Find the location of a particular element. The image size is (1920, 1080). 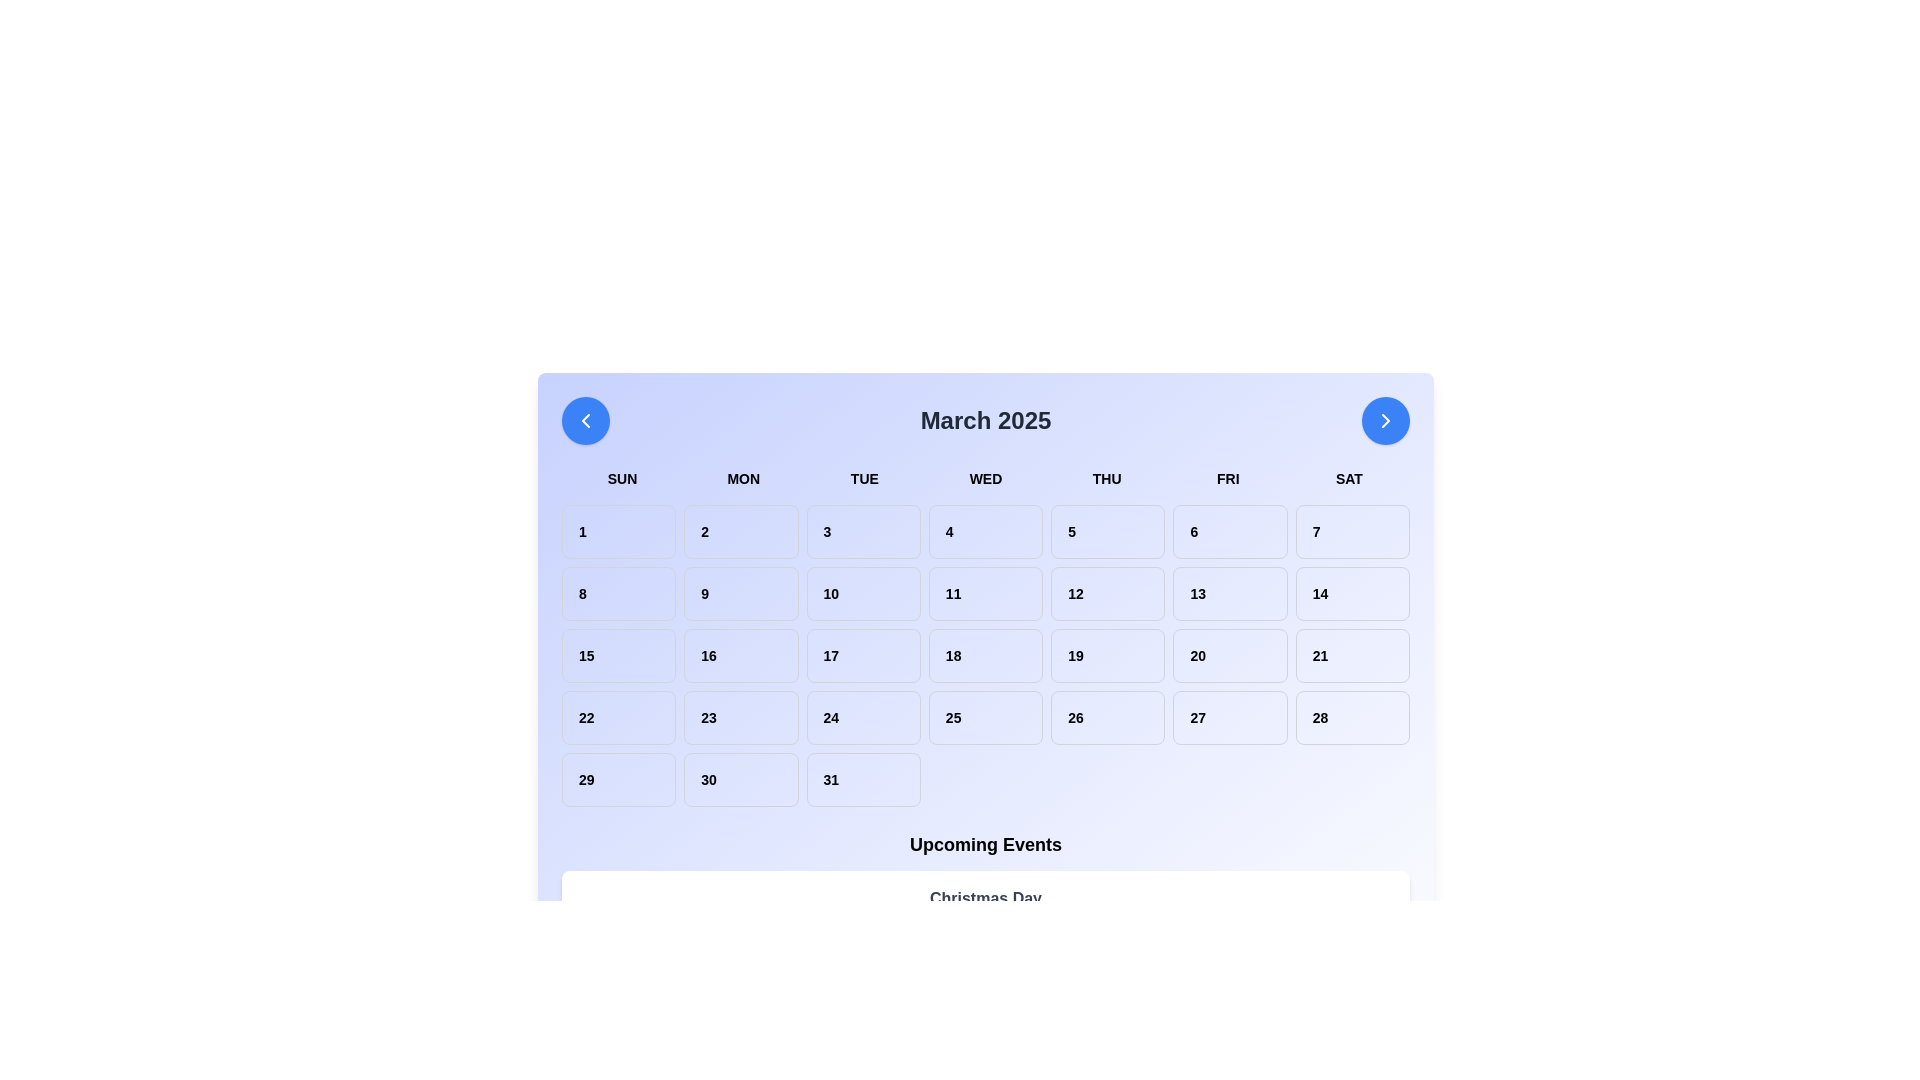

the title of the displayed calendar that indicates the currently visible month and year is located at coordinates (985, 419).